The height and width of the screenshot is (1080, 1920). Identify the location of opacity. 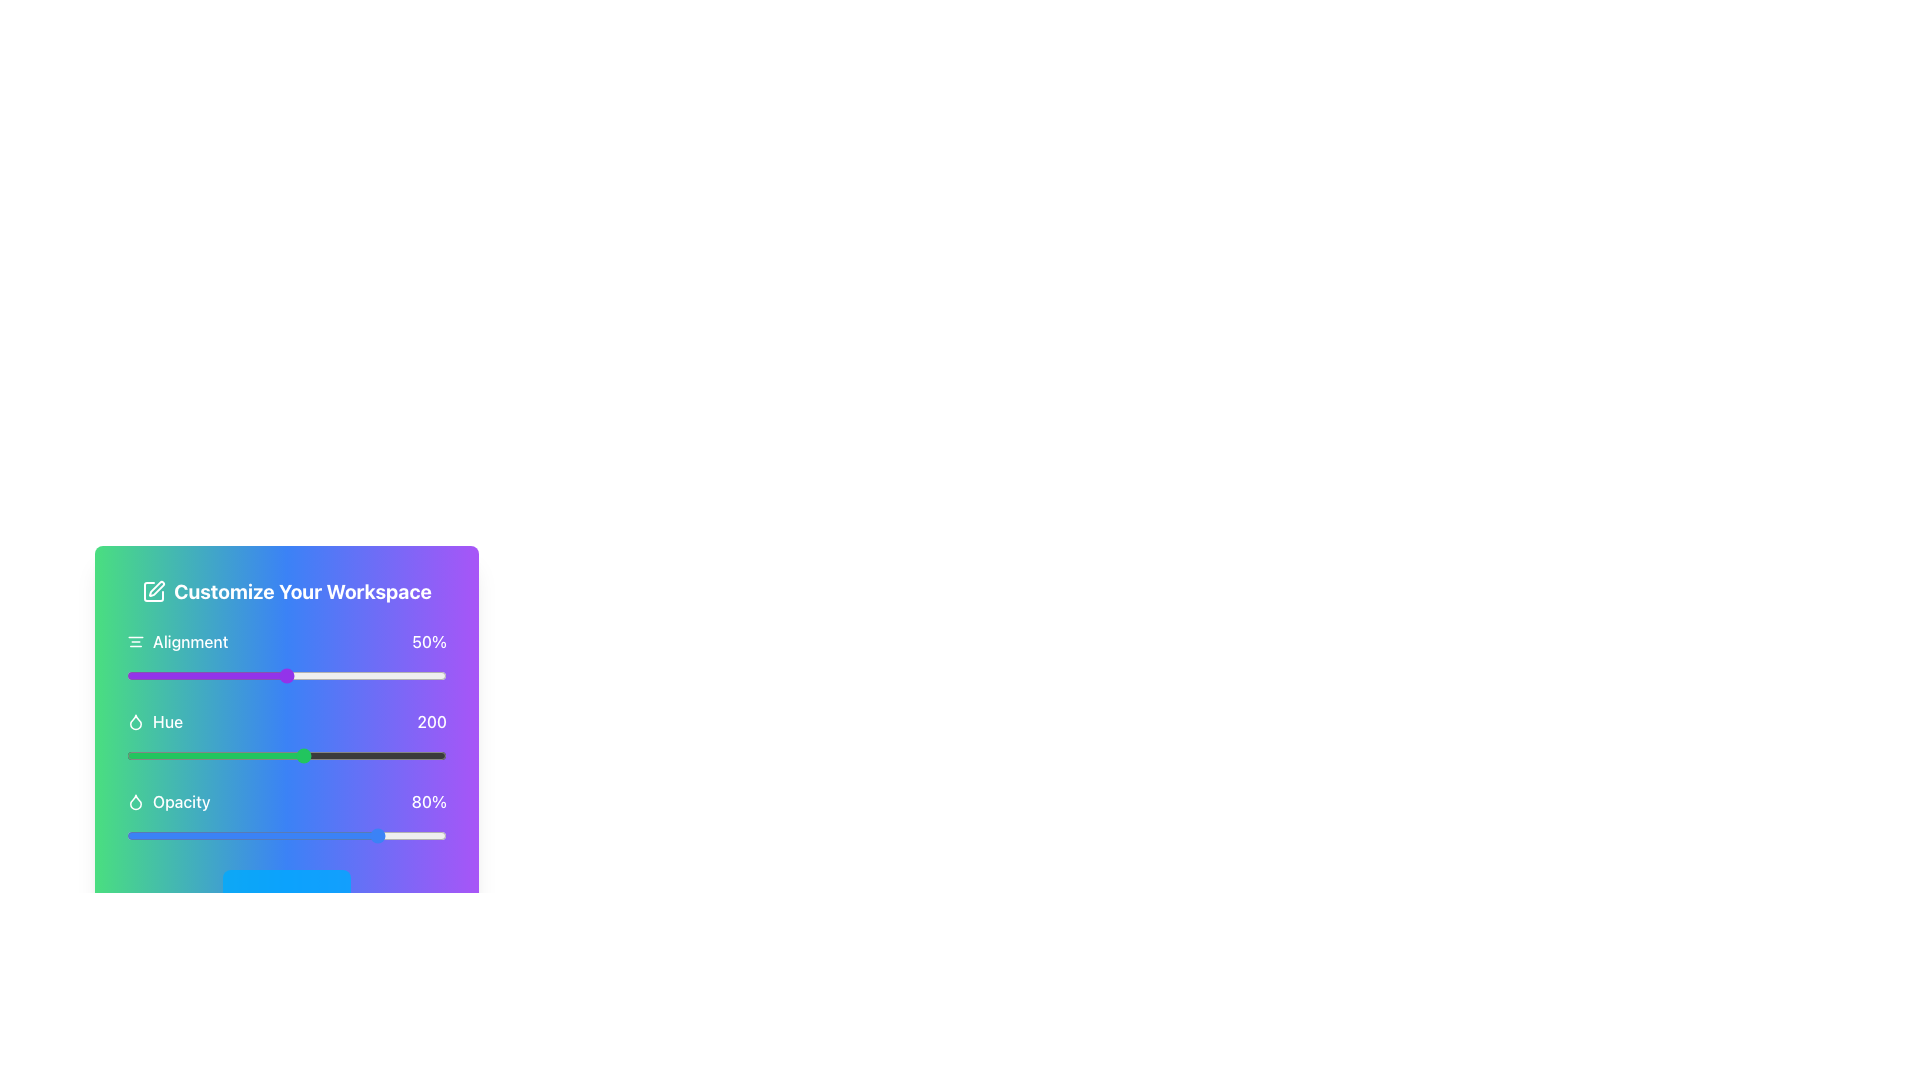
(178, 836).